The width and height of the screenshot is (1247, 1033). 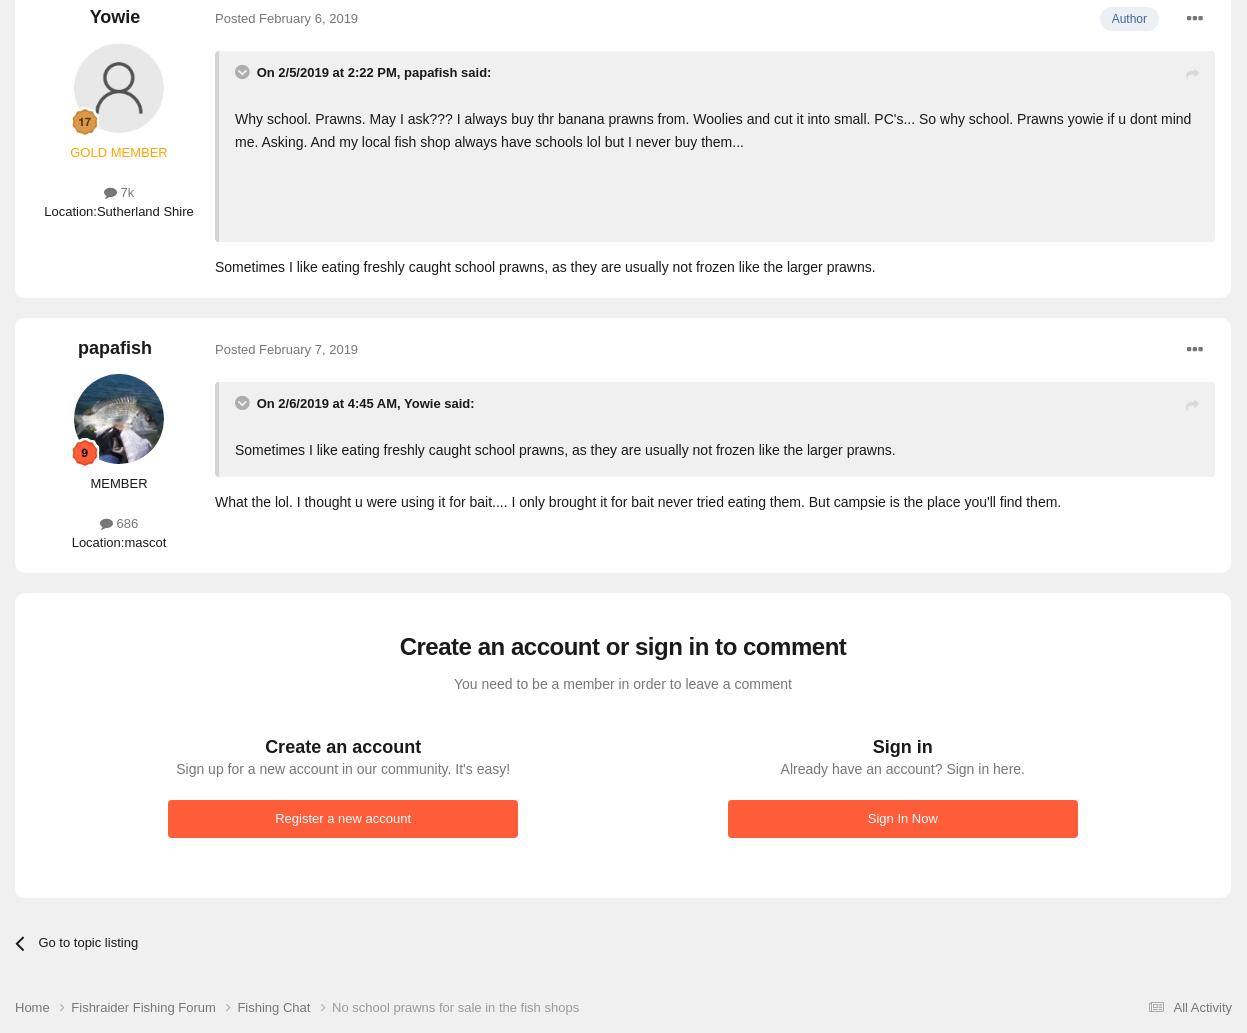 I want to click on 'Fishraider Fishing Forum', so click(x=144, y=1005).